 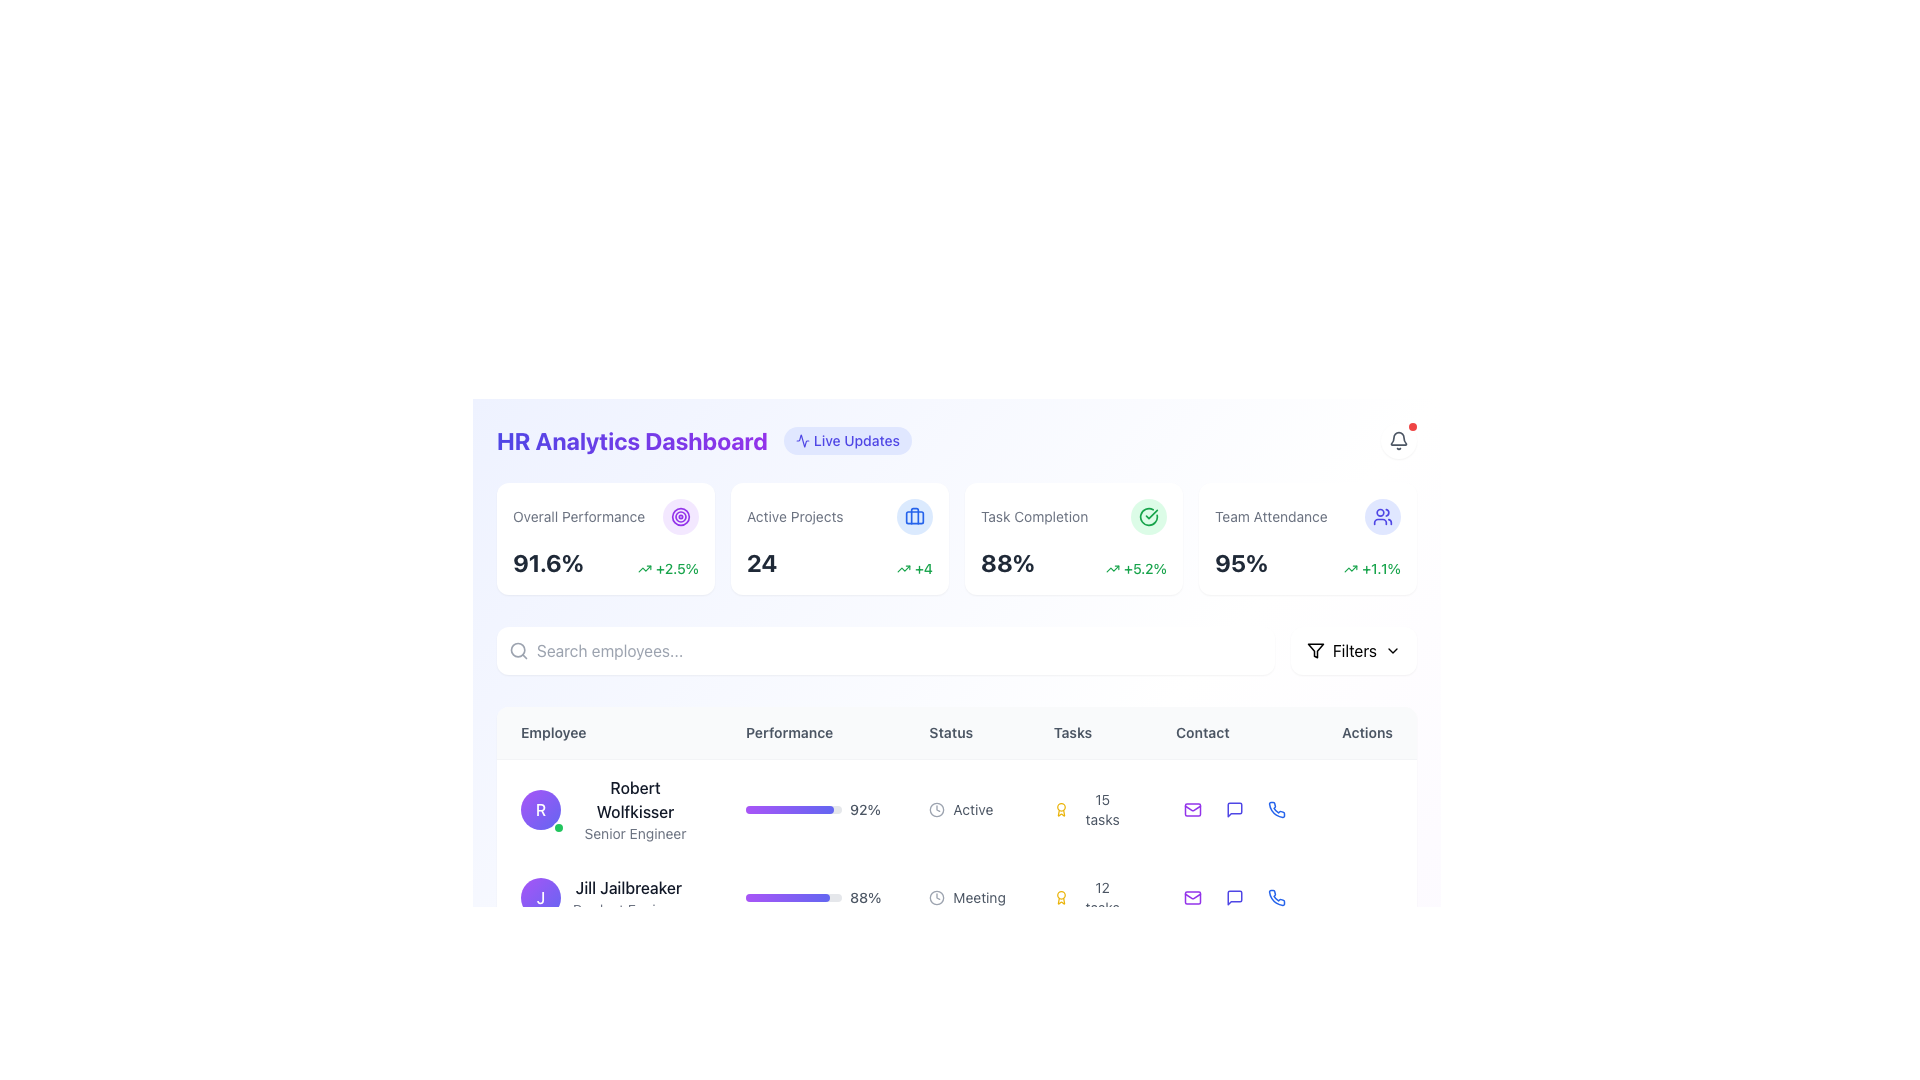 I want to click on the upward-pointing arrow icon with a green stroke color located in the top-right section of the 'Team Attendance' statistical card, adjacent to the '+1.1%' text, so click(x=1351, y=569).